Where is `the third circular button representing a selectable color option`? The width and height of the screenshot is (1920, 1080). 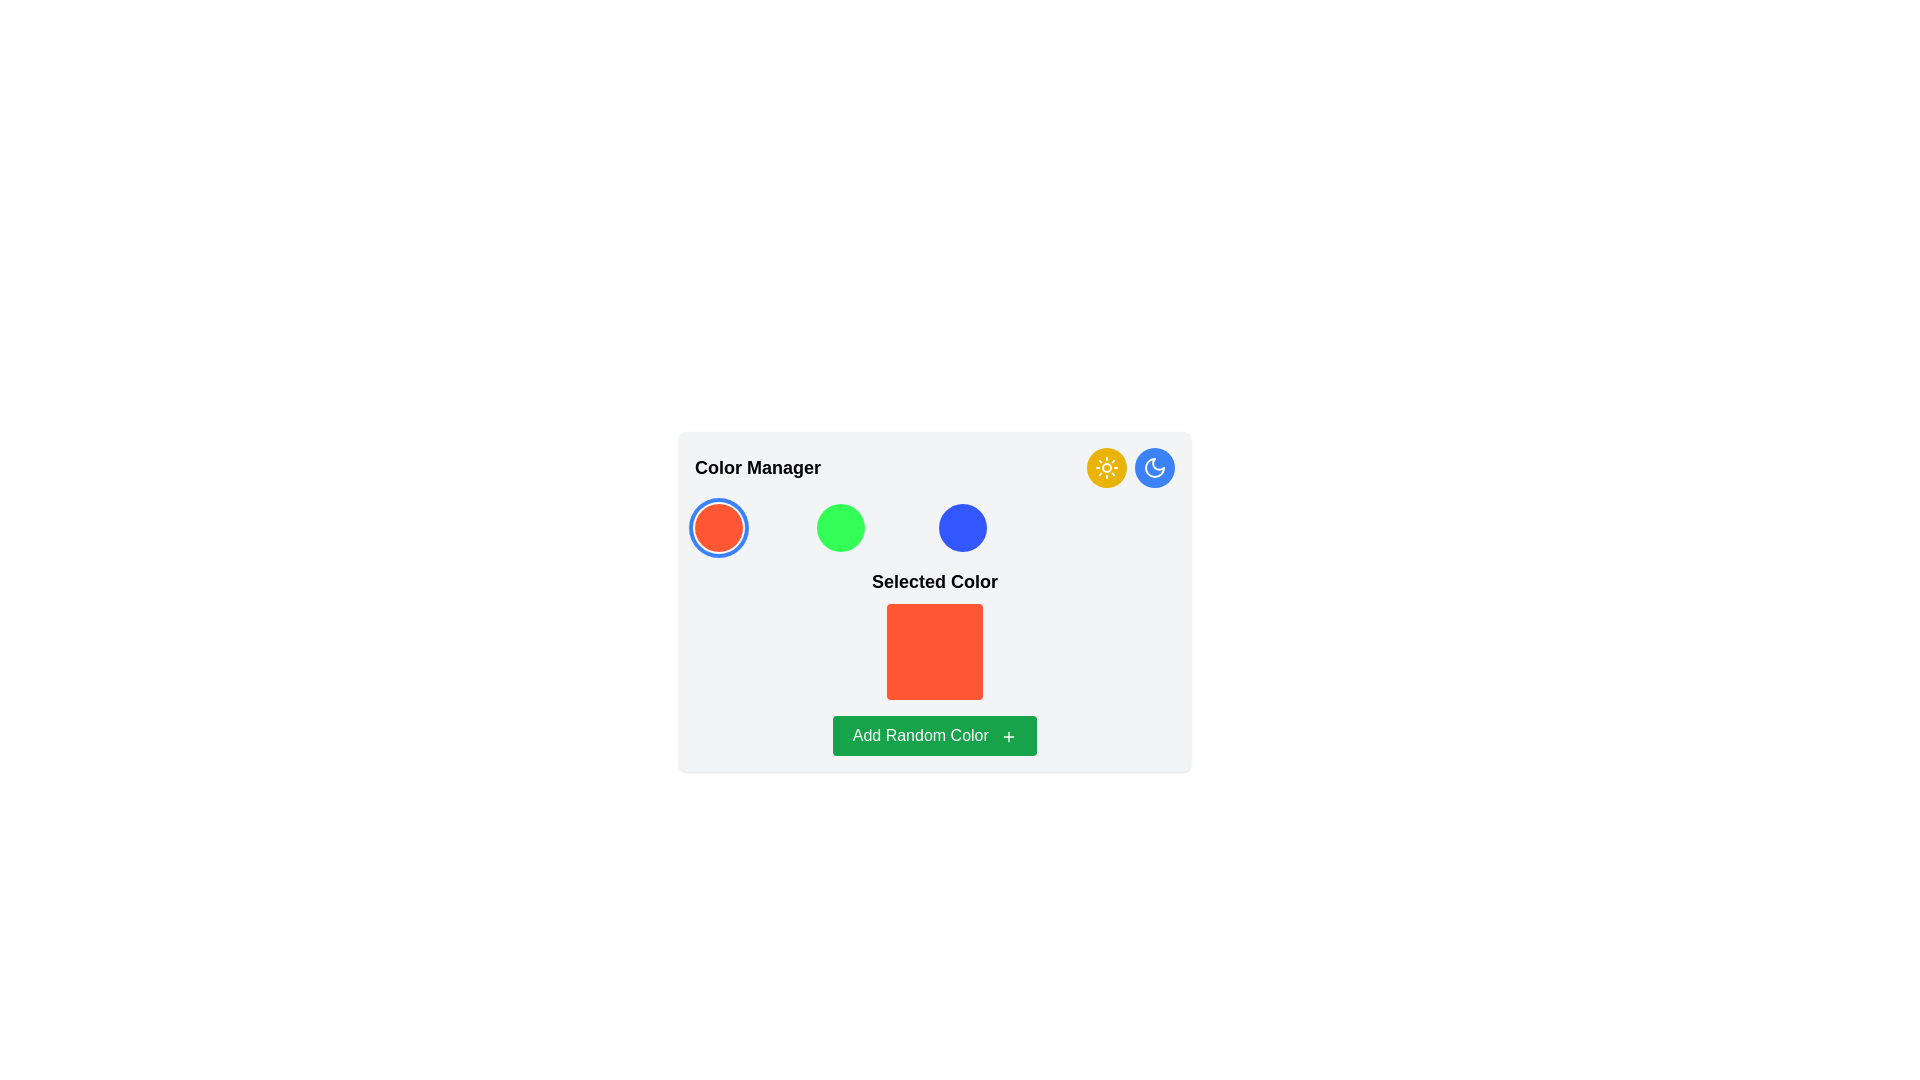 the third circular button representing a selectable color option is located at coordinates (934, 527).